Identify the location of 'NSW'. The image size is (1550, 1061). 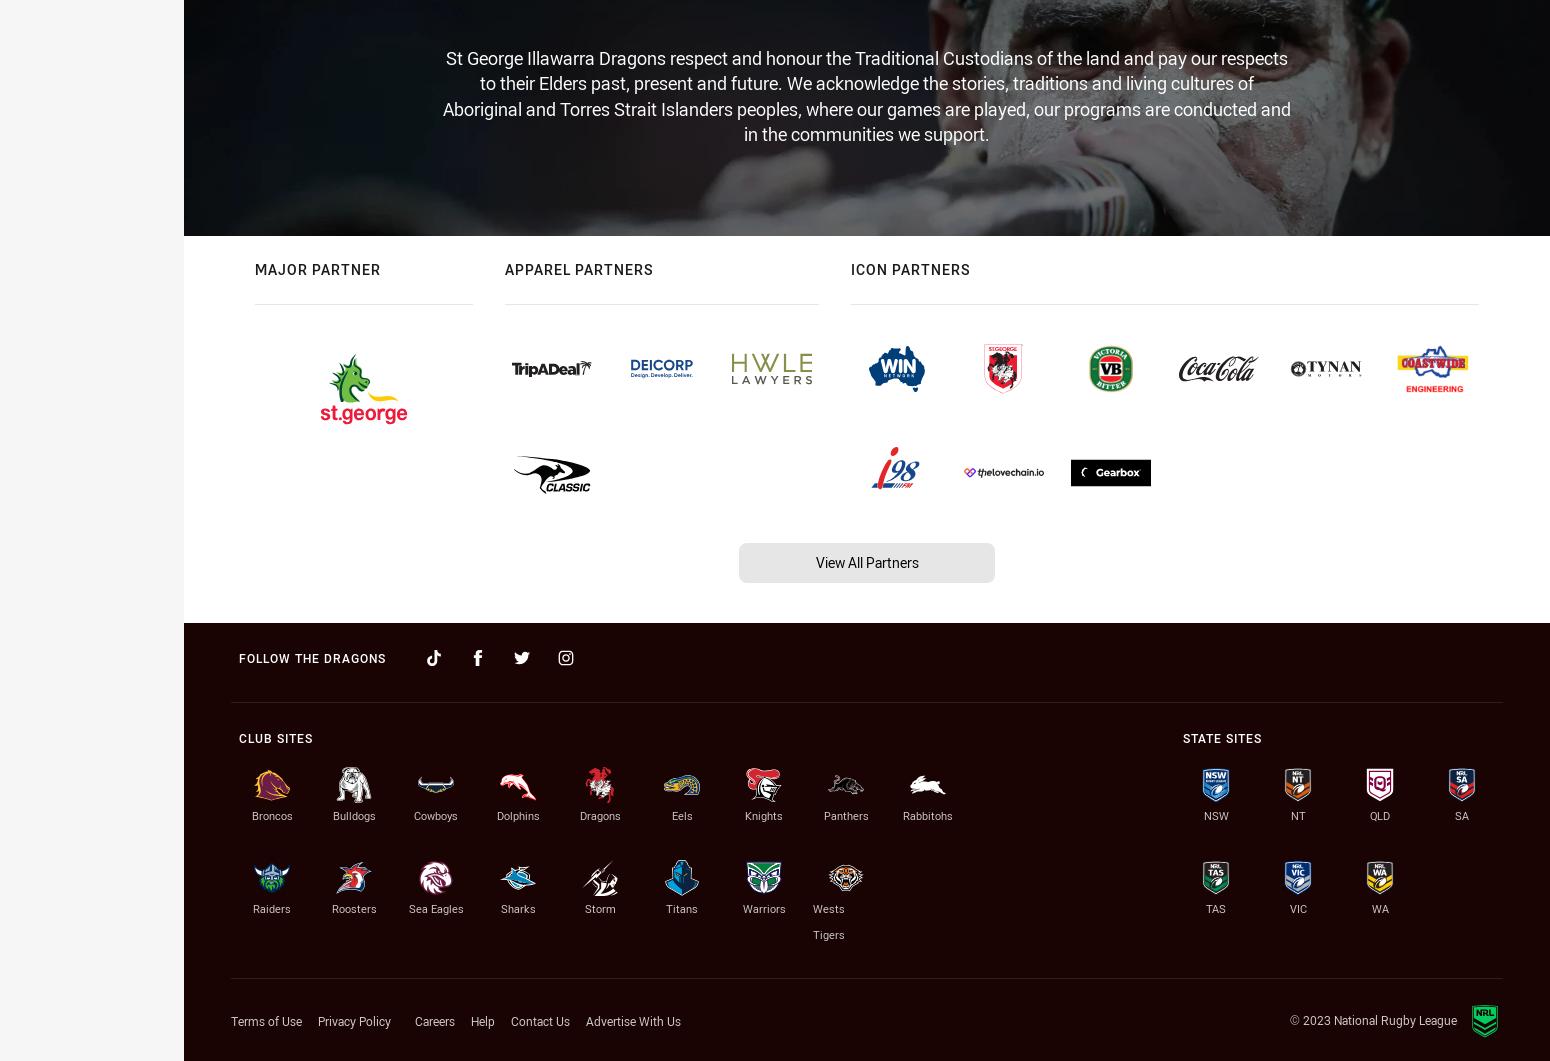
(1215, 814).